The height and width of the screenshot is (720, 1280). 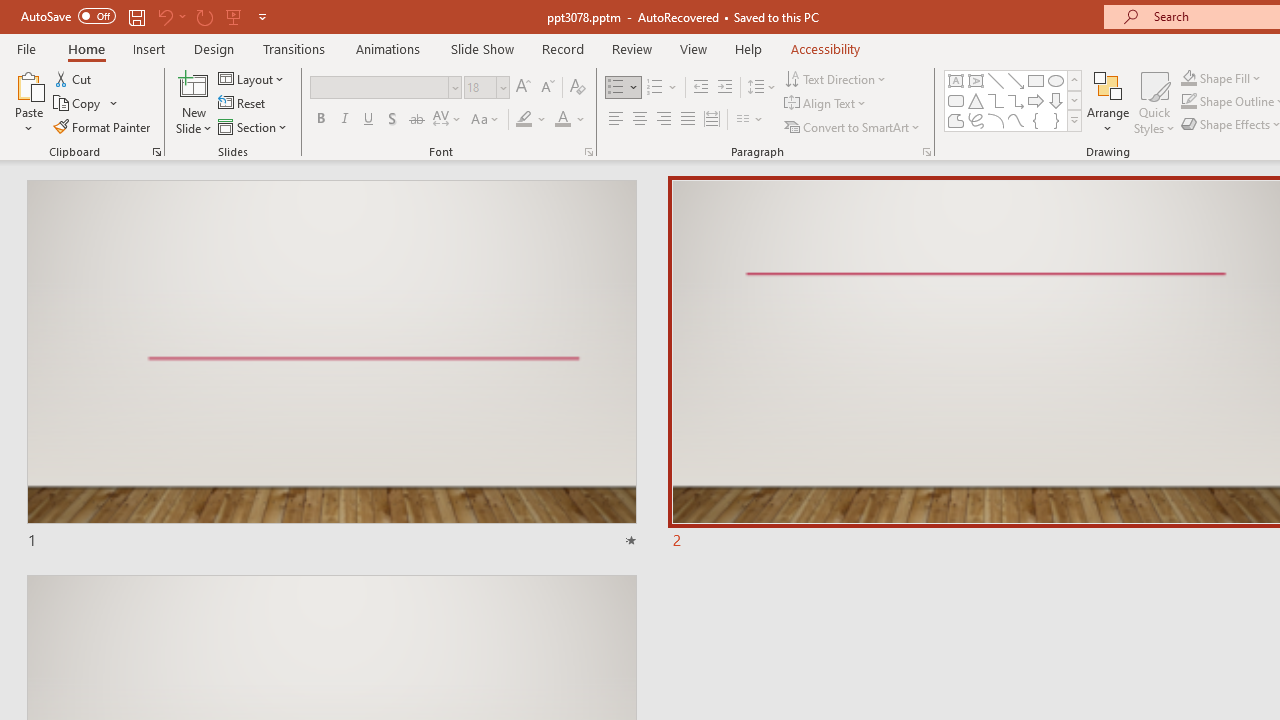 I want to click on 'Shape Outline Green, Accent 1', so click(x=1189, y=101).